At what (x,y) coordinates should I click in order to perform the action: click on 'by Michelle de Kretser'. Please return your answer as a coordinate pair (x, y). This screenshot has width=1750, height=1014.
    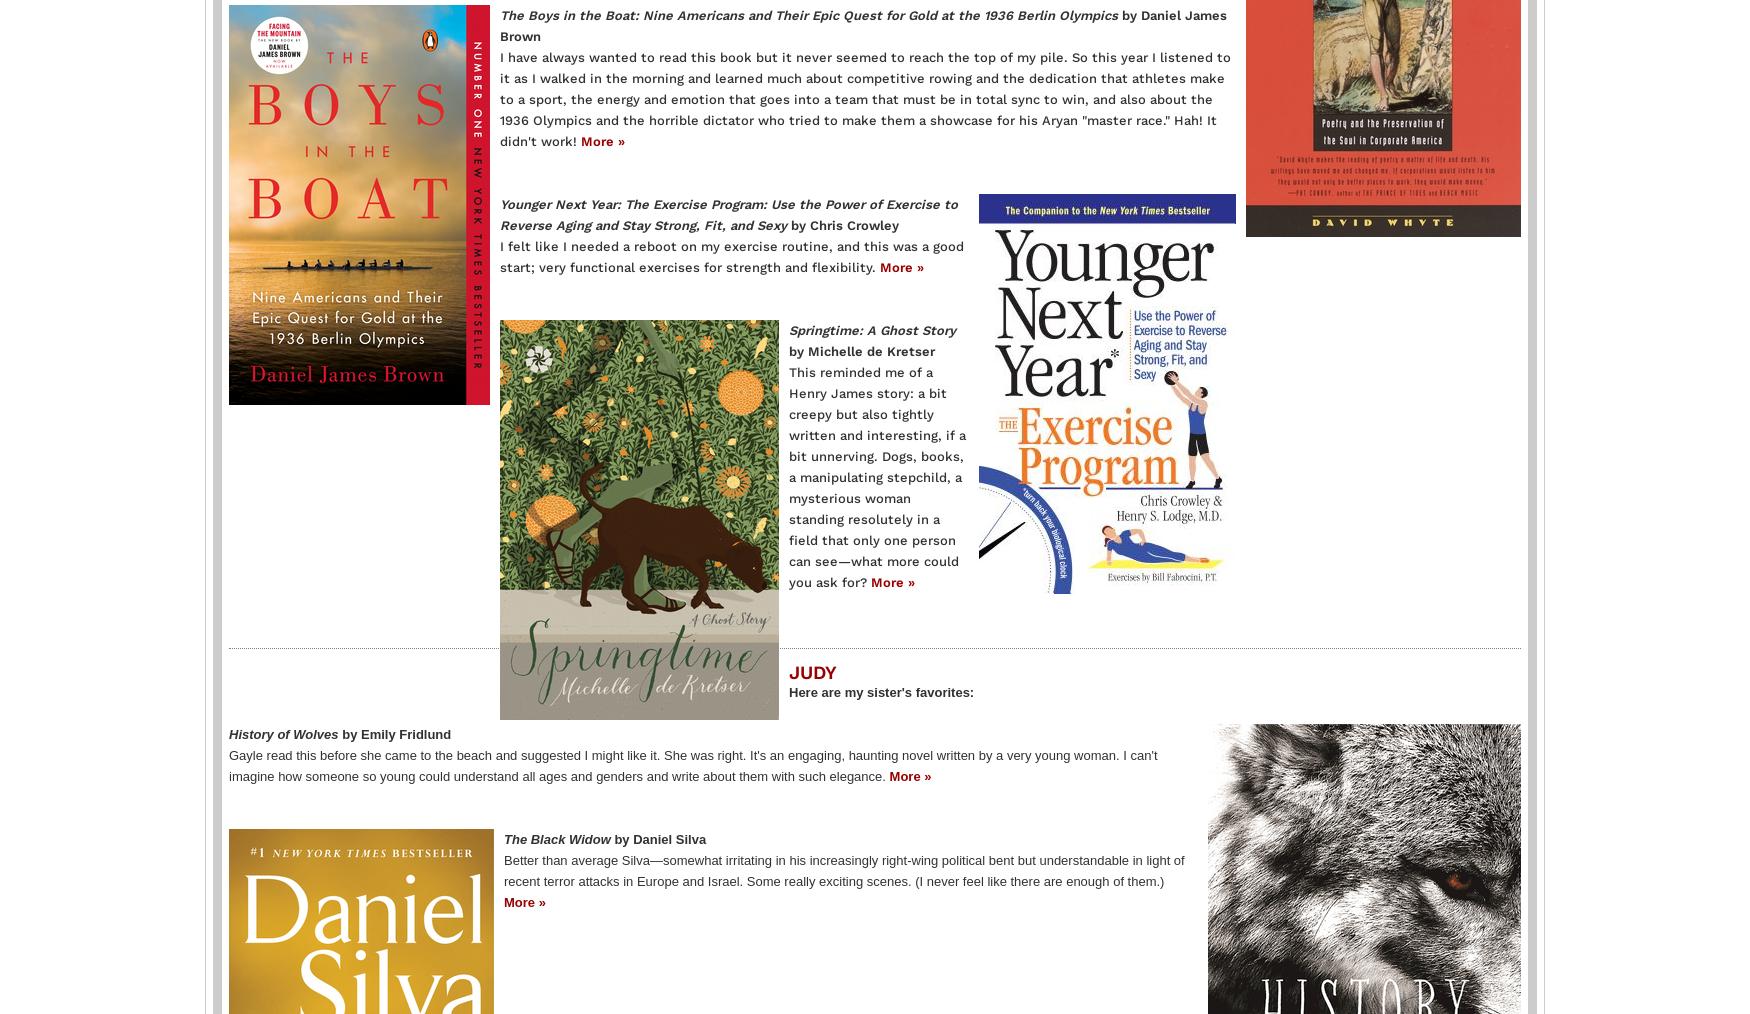
    Looking at the image, I should click on (862, 349).